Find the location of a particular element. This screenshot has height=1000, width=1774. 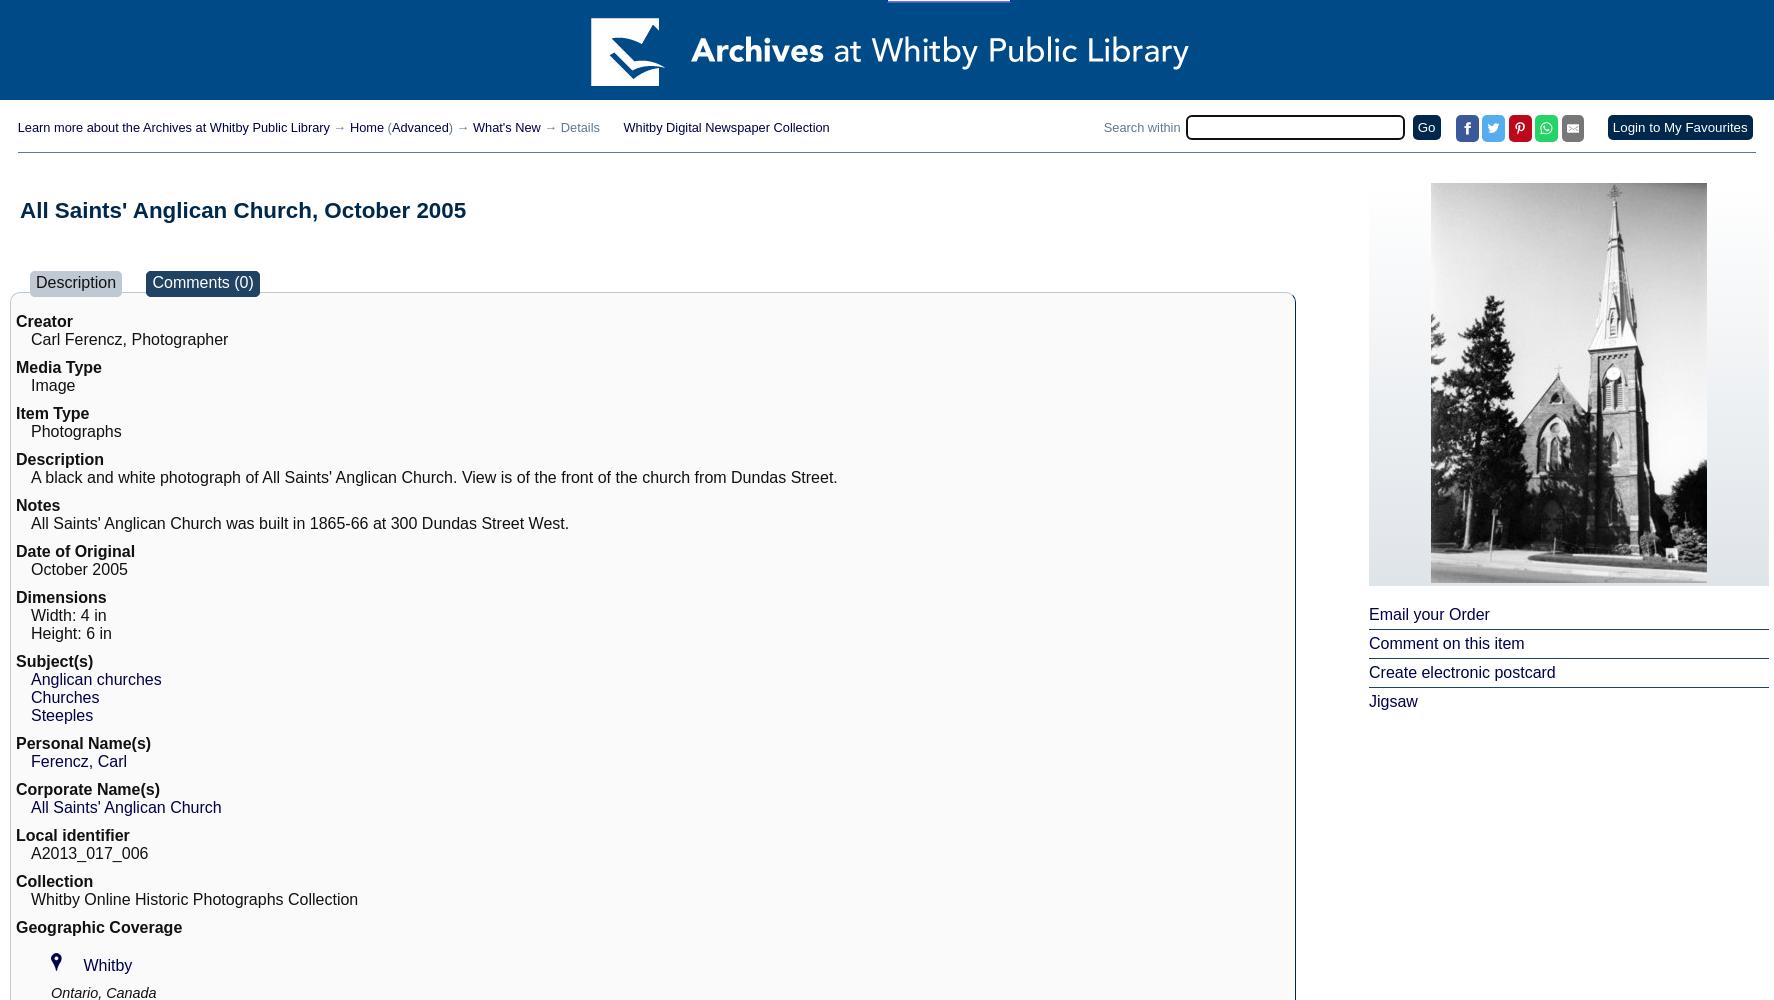

'Home' is located at coordinates (365, 127).